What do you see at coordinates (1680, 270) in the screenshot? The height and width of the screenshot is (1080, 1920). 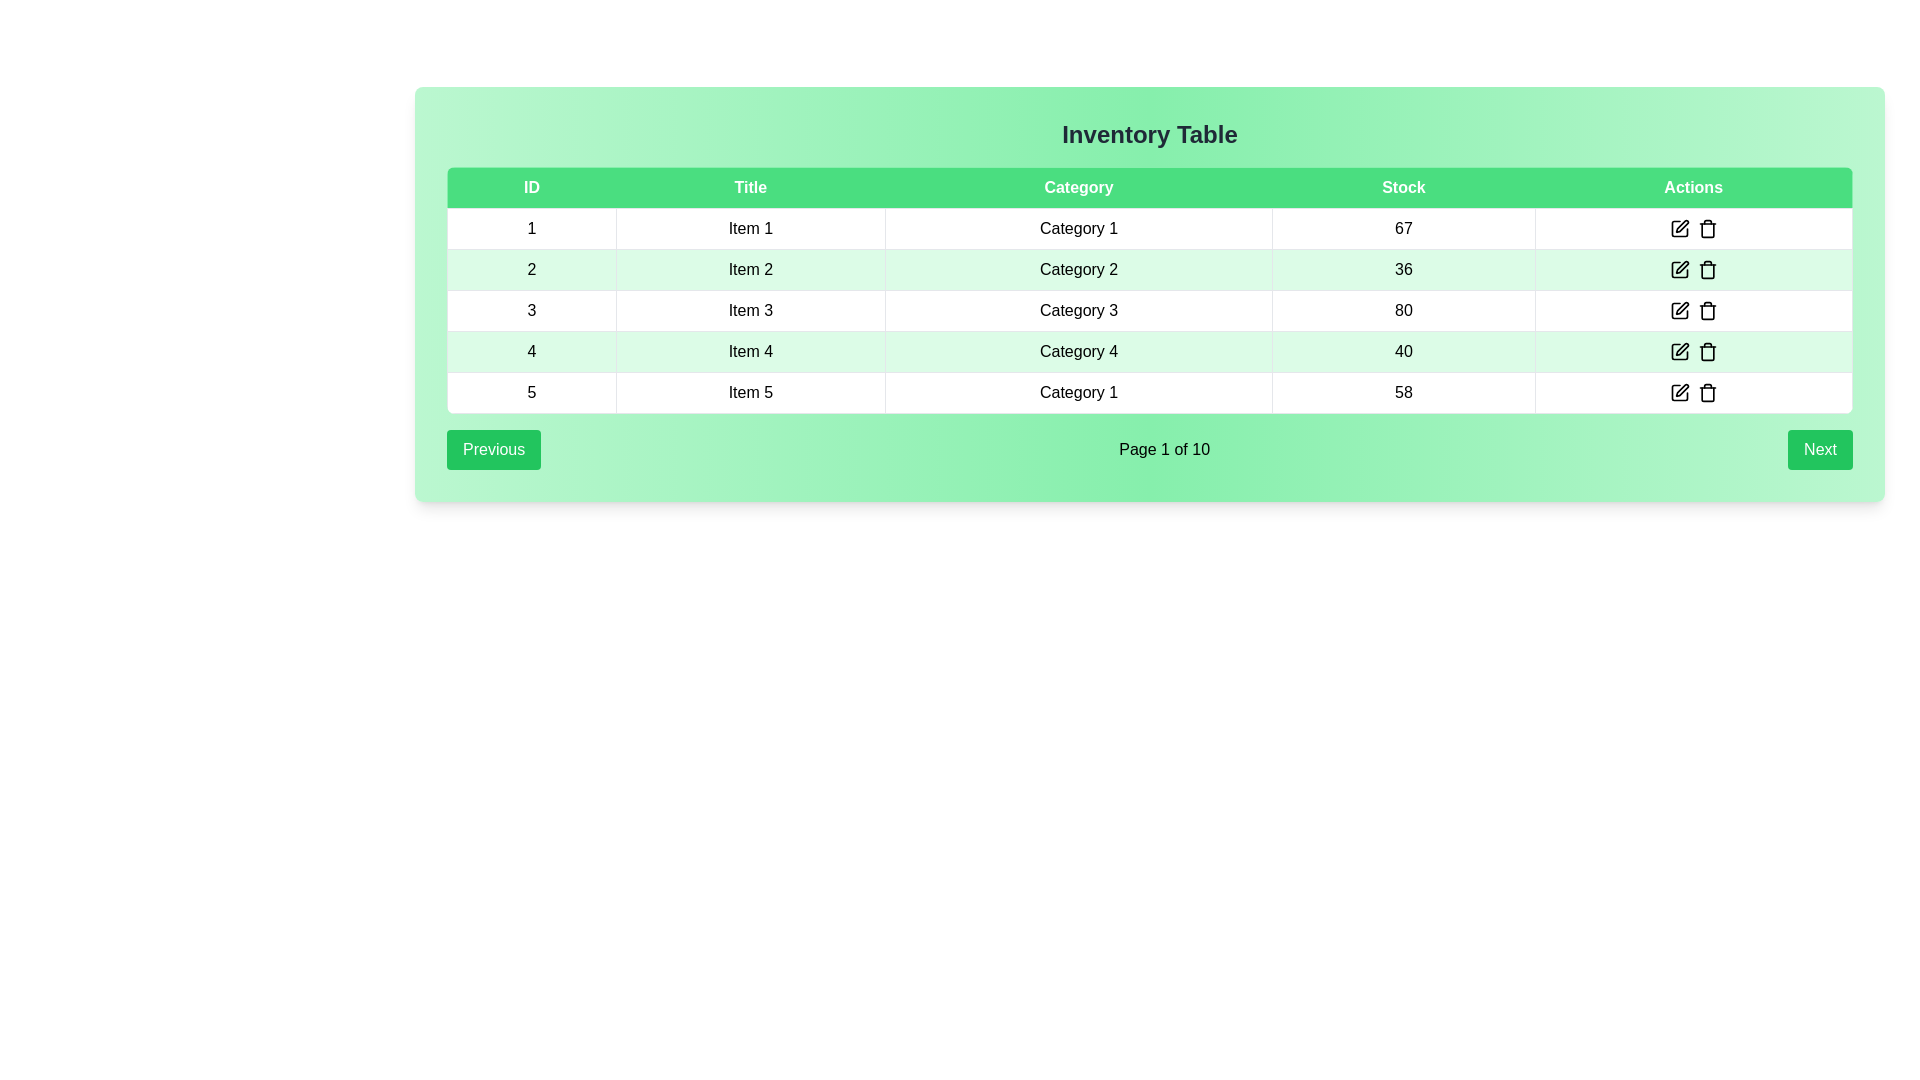 I see `the Icon component depicting a square with a pen motif, located in the 'Actions' column of the second row of the table` at bounding box center [1680, 270].